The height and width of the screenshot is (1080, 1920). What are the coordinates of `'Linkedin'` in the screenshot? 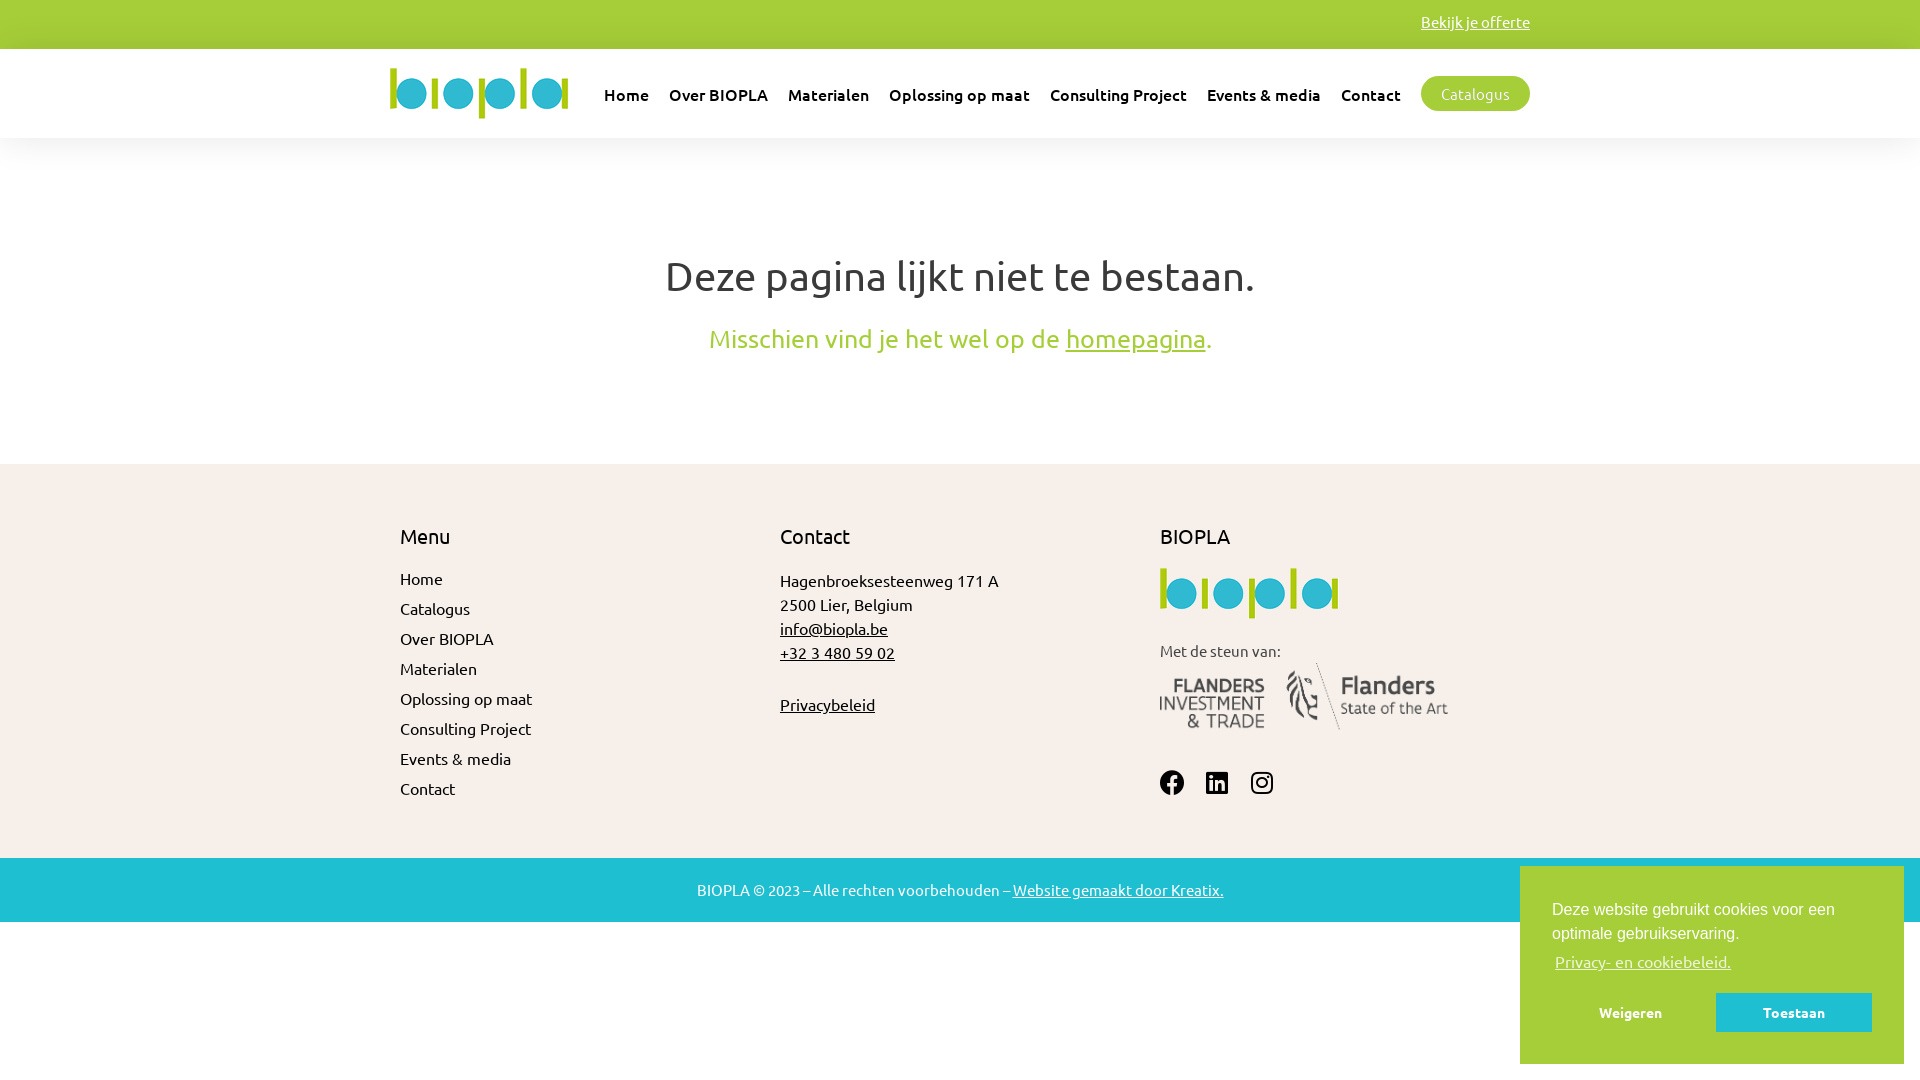 It's located at (1216, 781).